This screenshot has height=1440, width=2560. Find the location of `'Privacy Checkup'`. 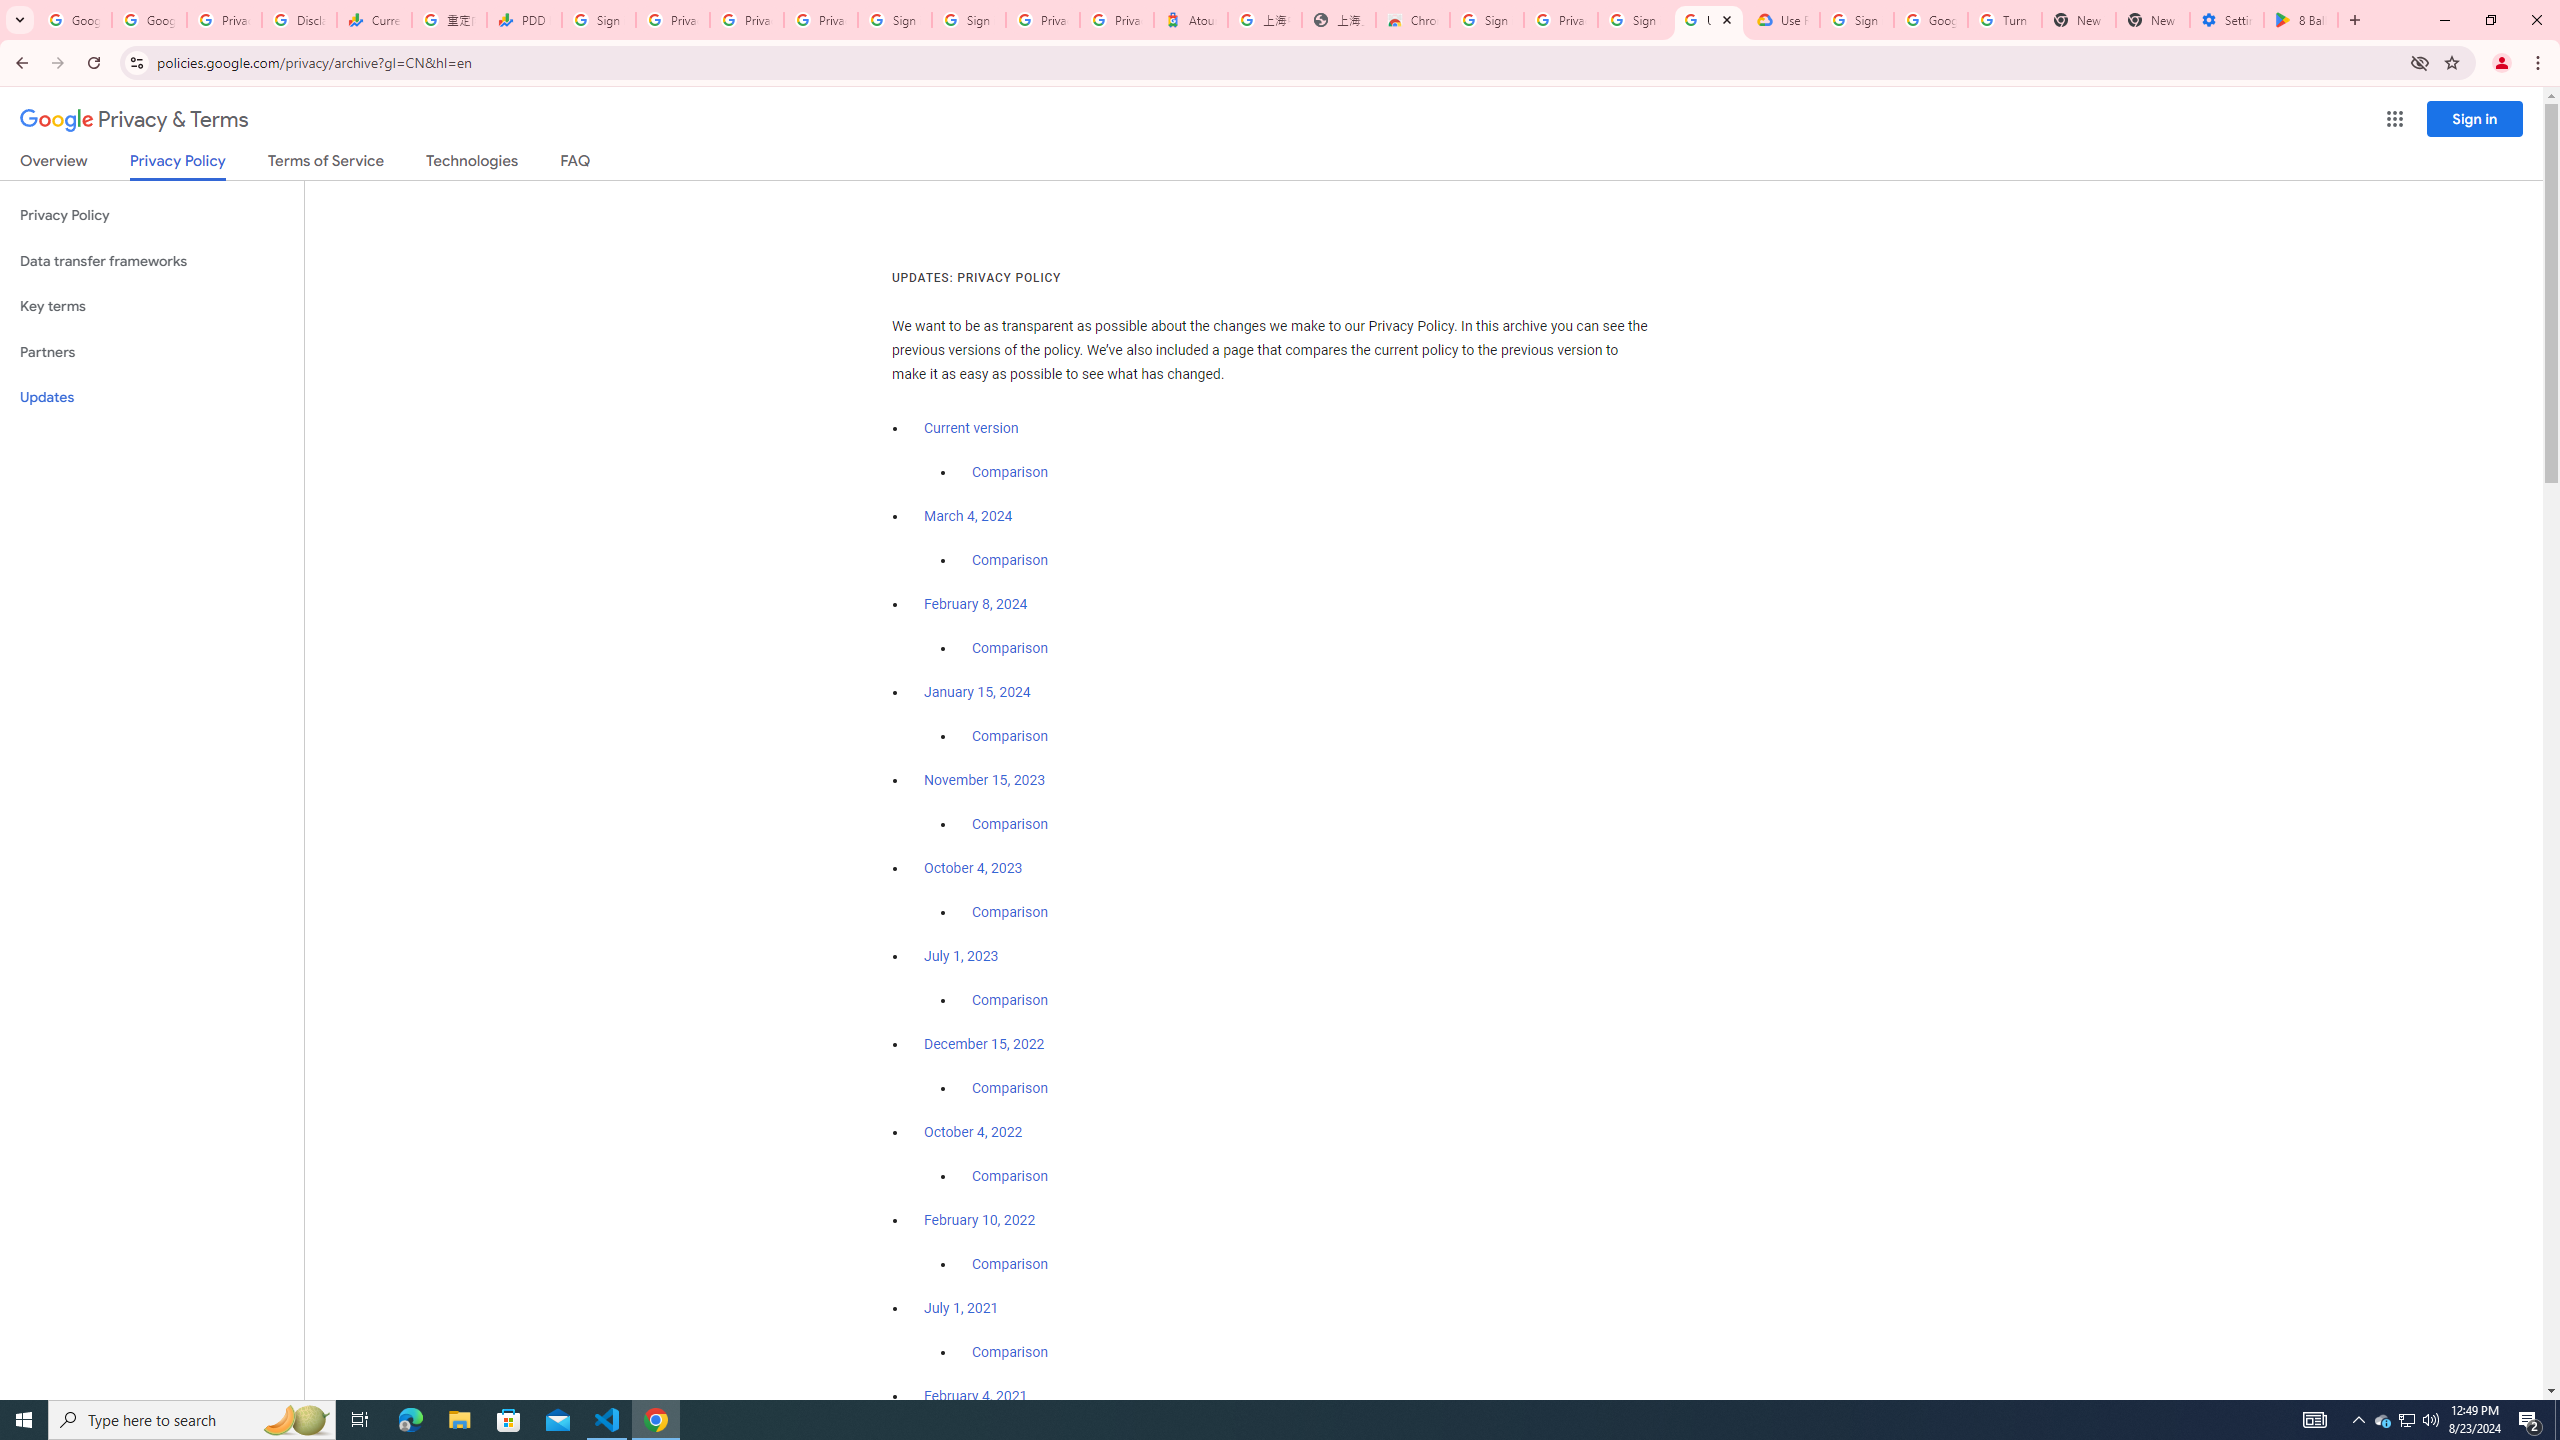

'Privacy Checkup' is located at coordinates (746, 19).